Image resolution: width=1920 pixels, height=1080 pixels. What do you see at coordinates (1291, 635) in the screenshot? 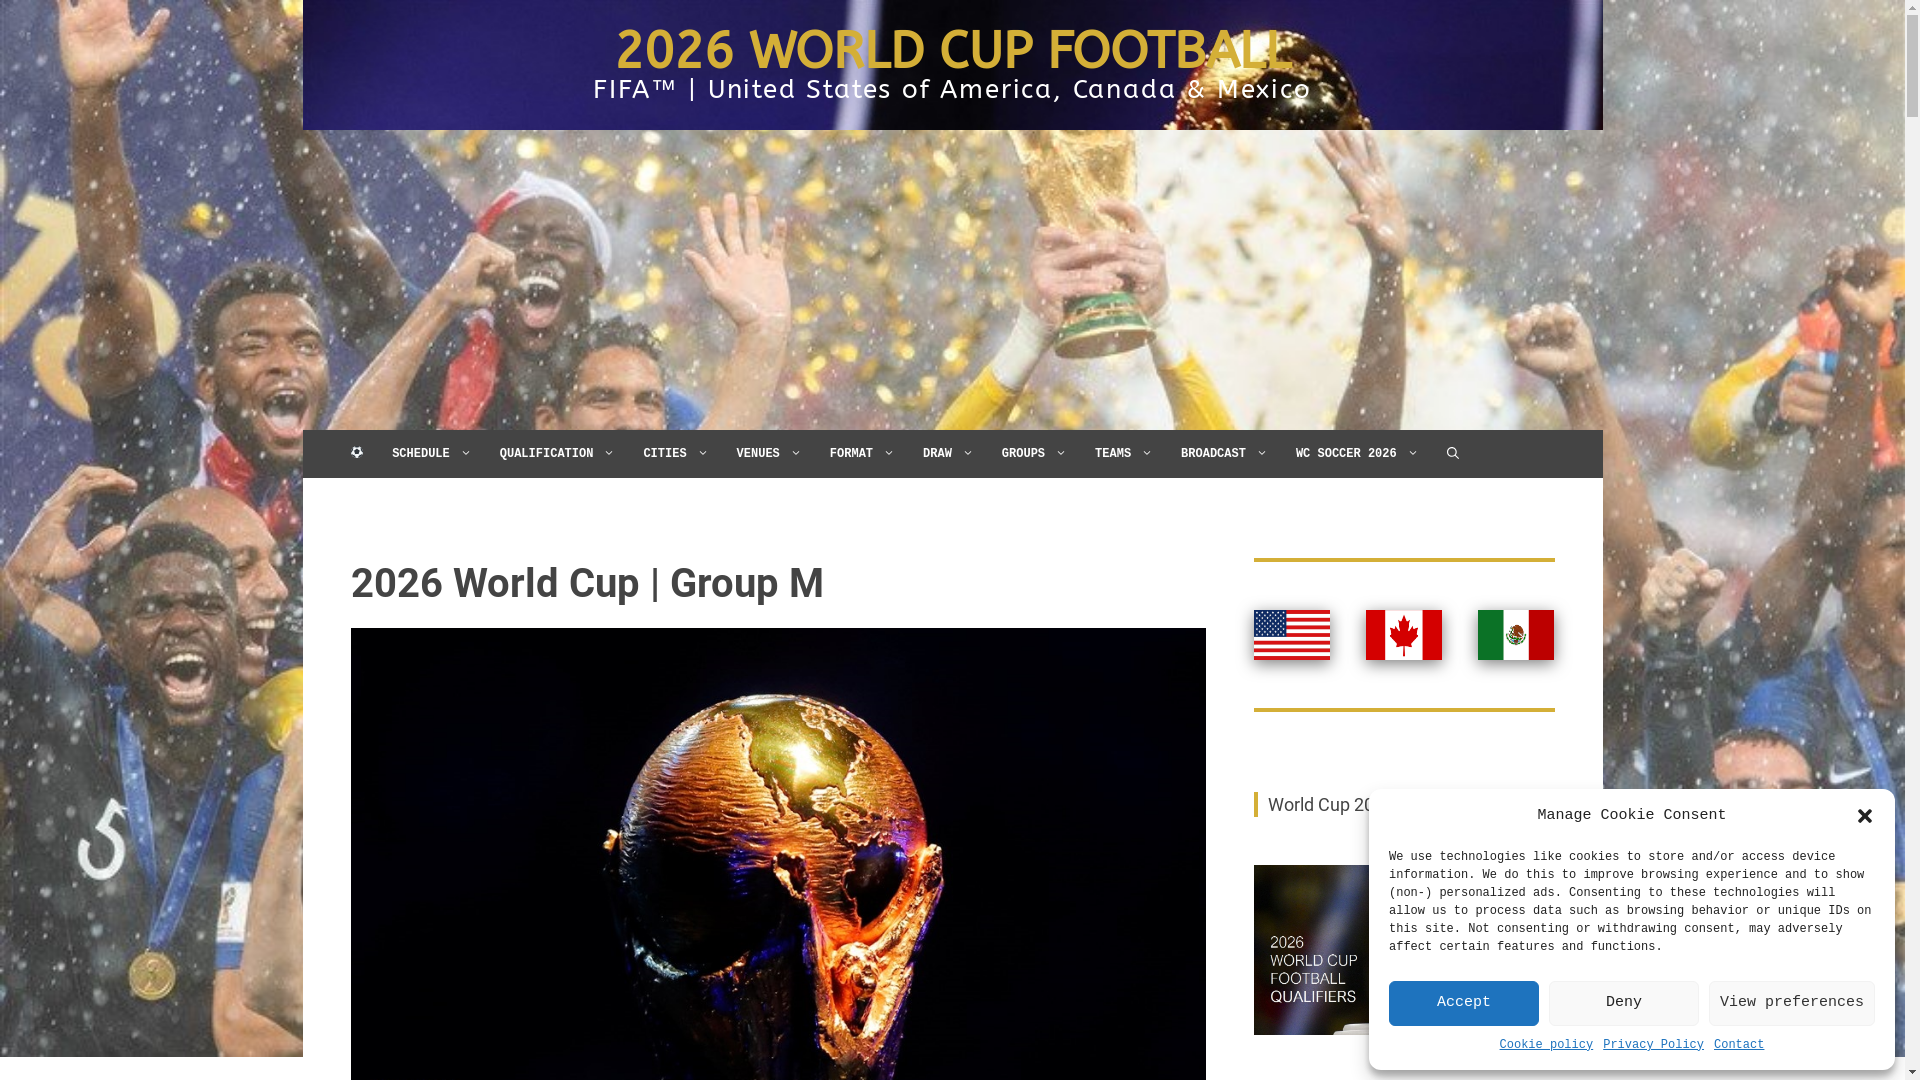
I see `'USA host World Cup Football 2026'` at bounding box center [1291, 635].